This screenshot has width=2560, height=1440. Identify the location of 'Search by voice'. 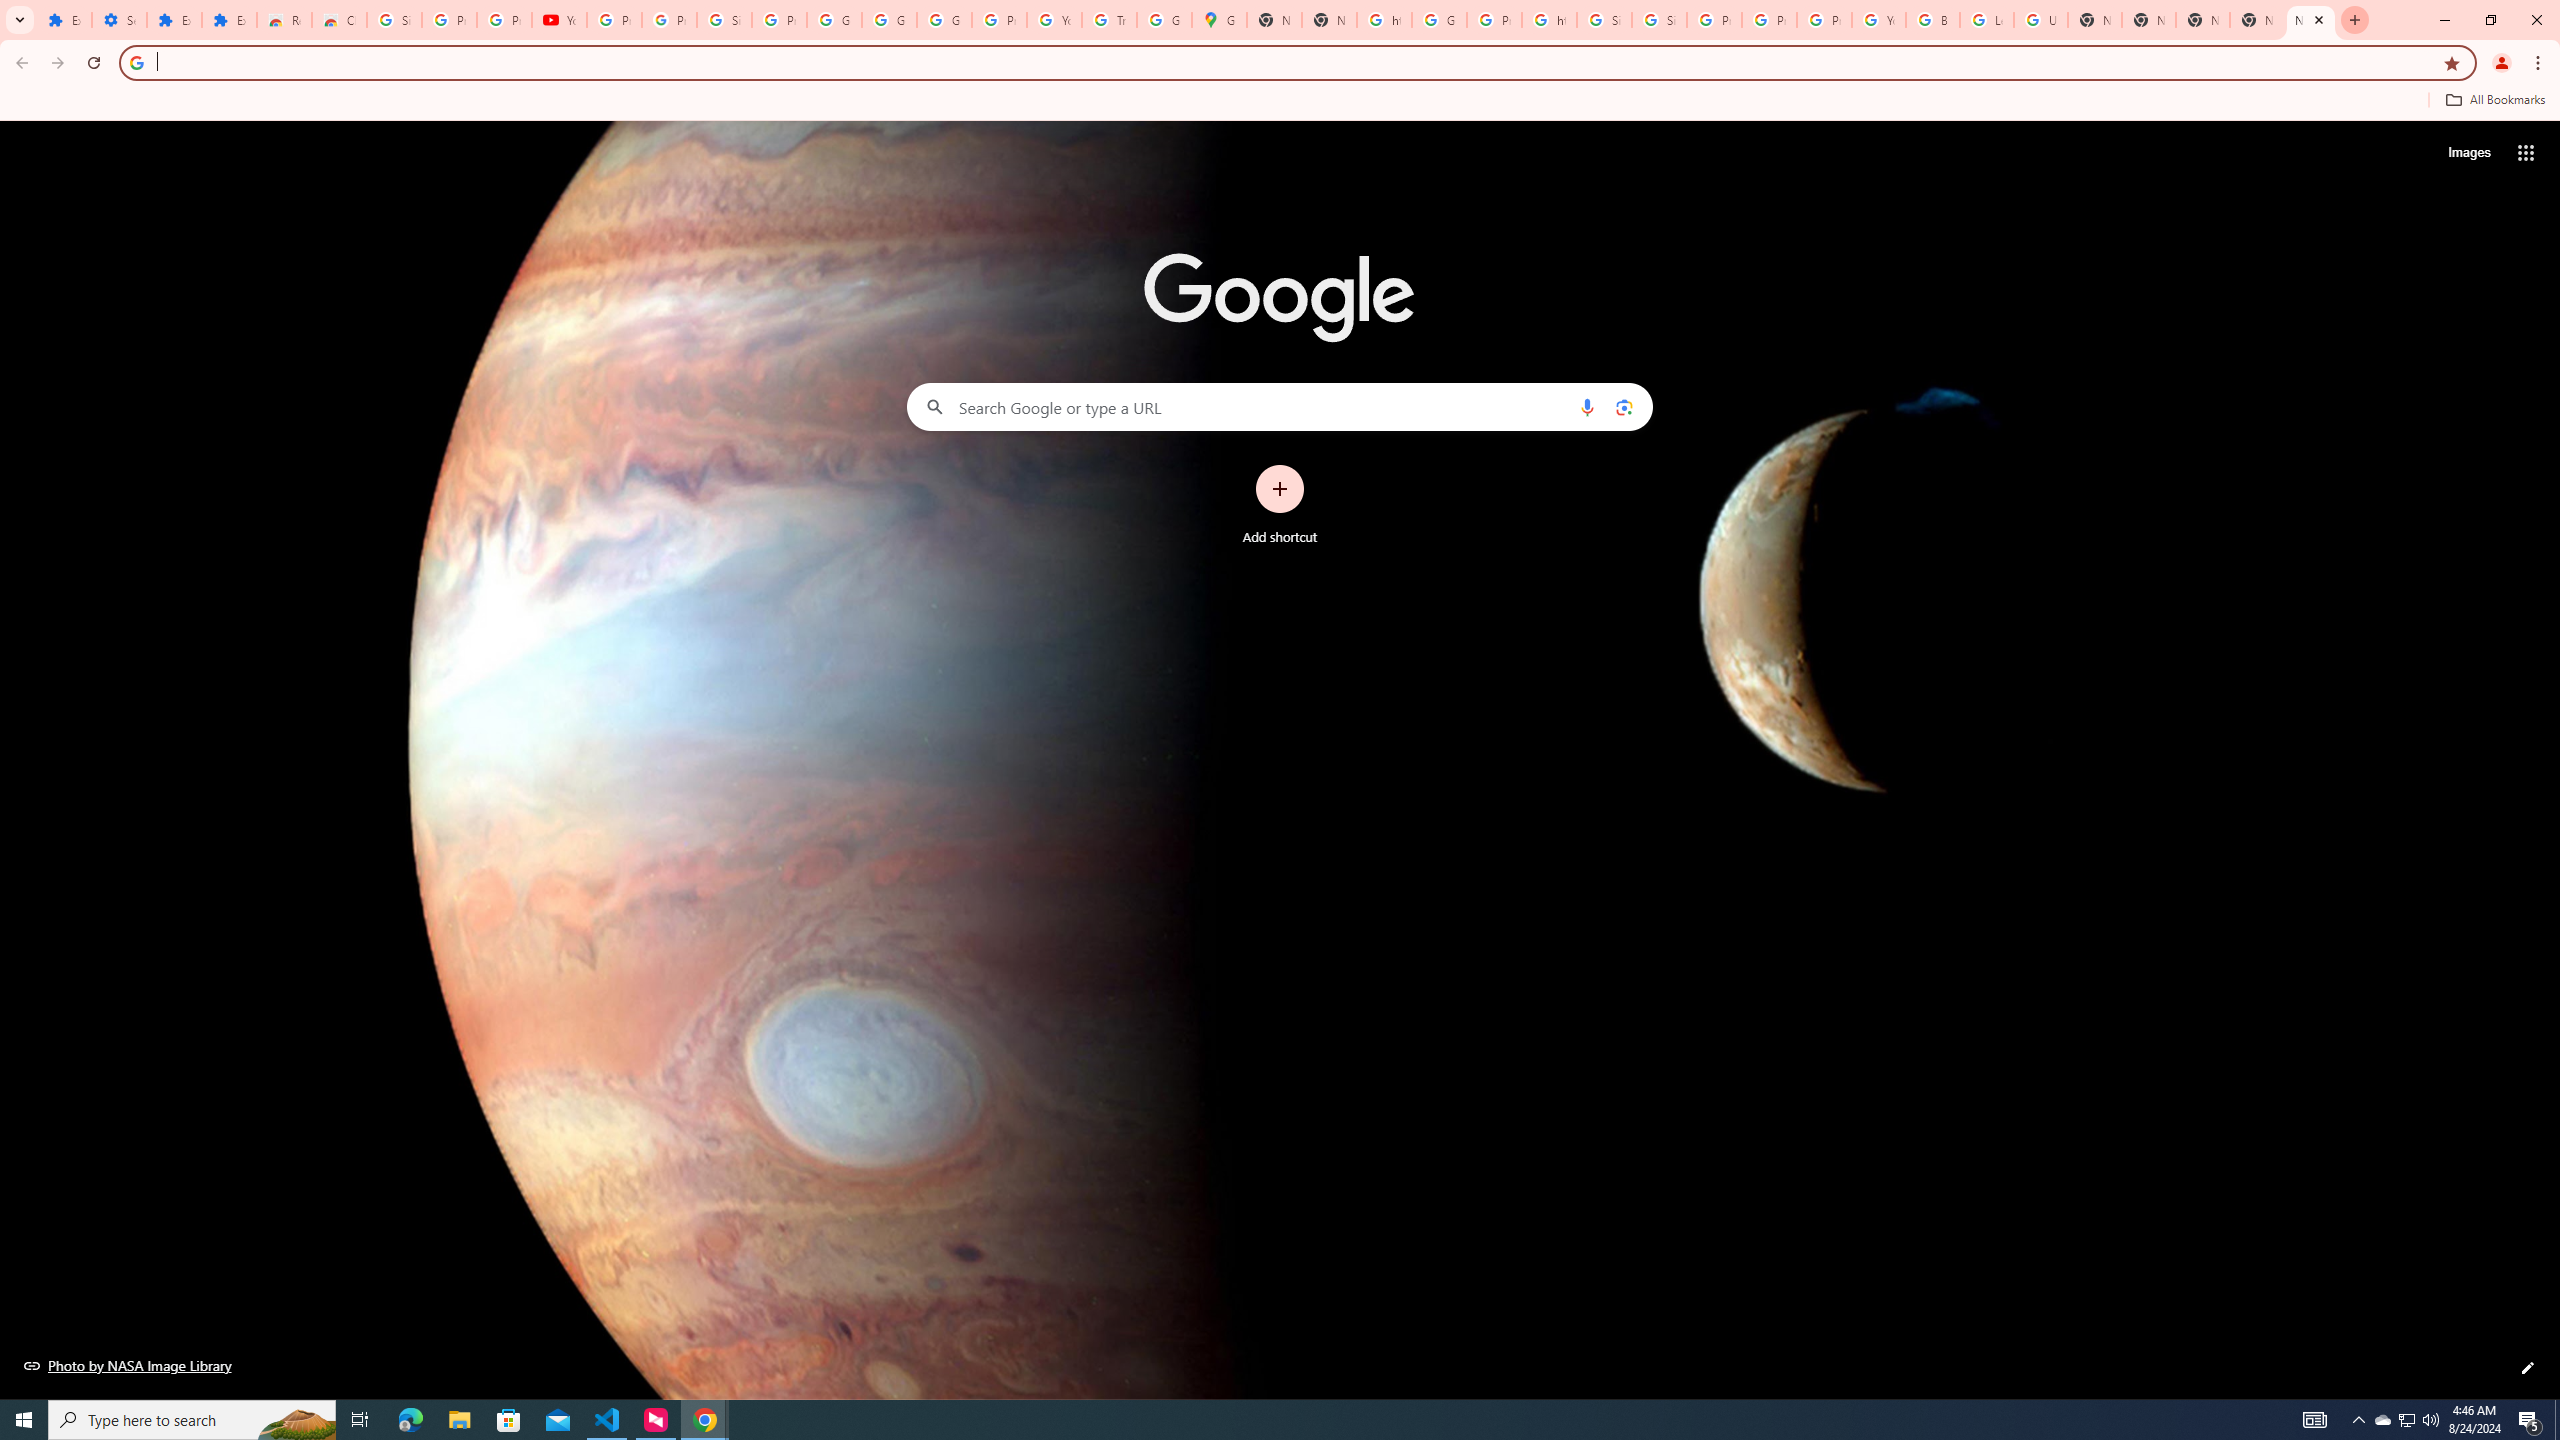
(1586, 405).